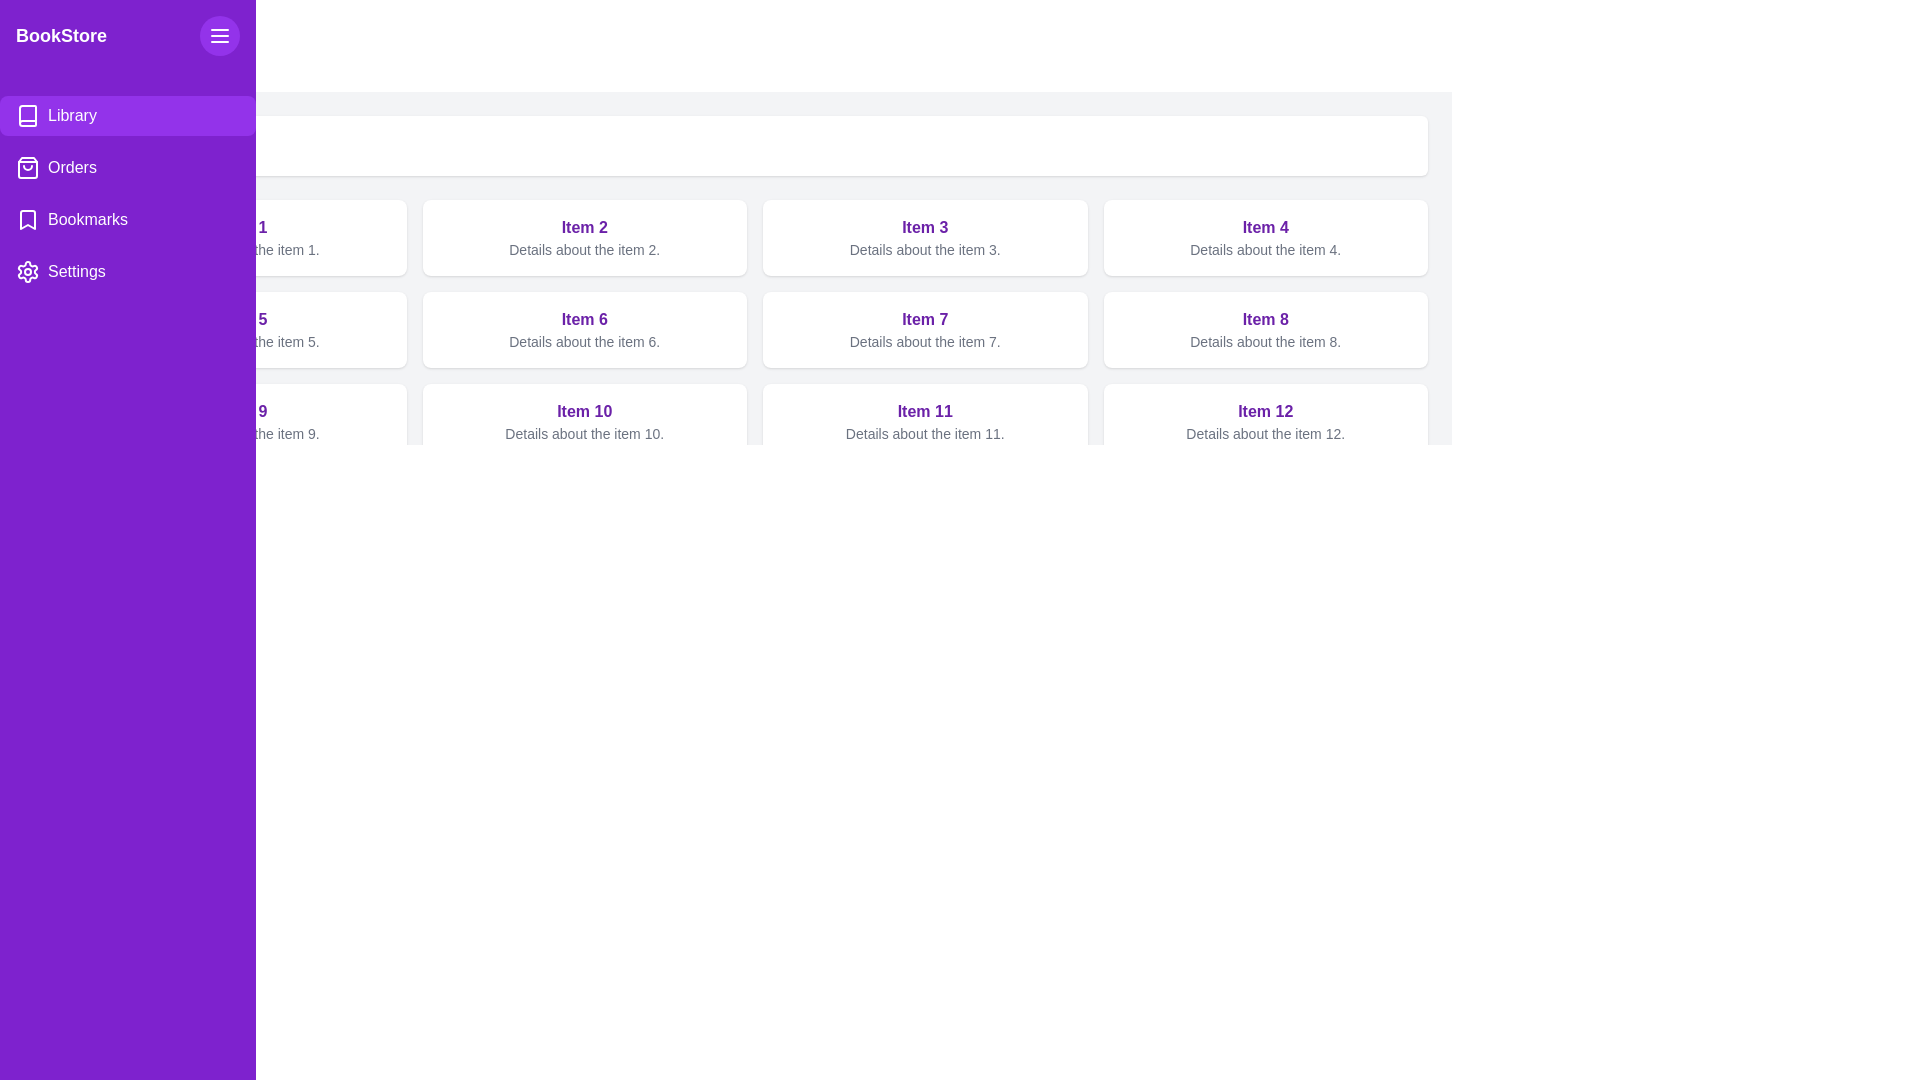 Image resolution: width=1920 pixels, height=1080 pixels. I want to click on the Card containing the title 'Item 4' and description 'Details about the item 4.' which is styled with a bold purple font and is located in the first row and fourth column of the grid layout, so click(1264, 237).